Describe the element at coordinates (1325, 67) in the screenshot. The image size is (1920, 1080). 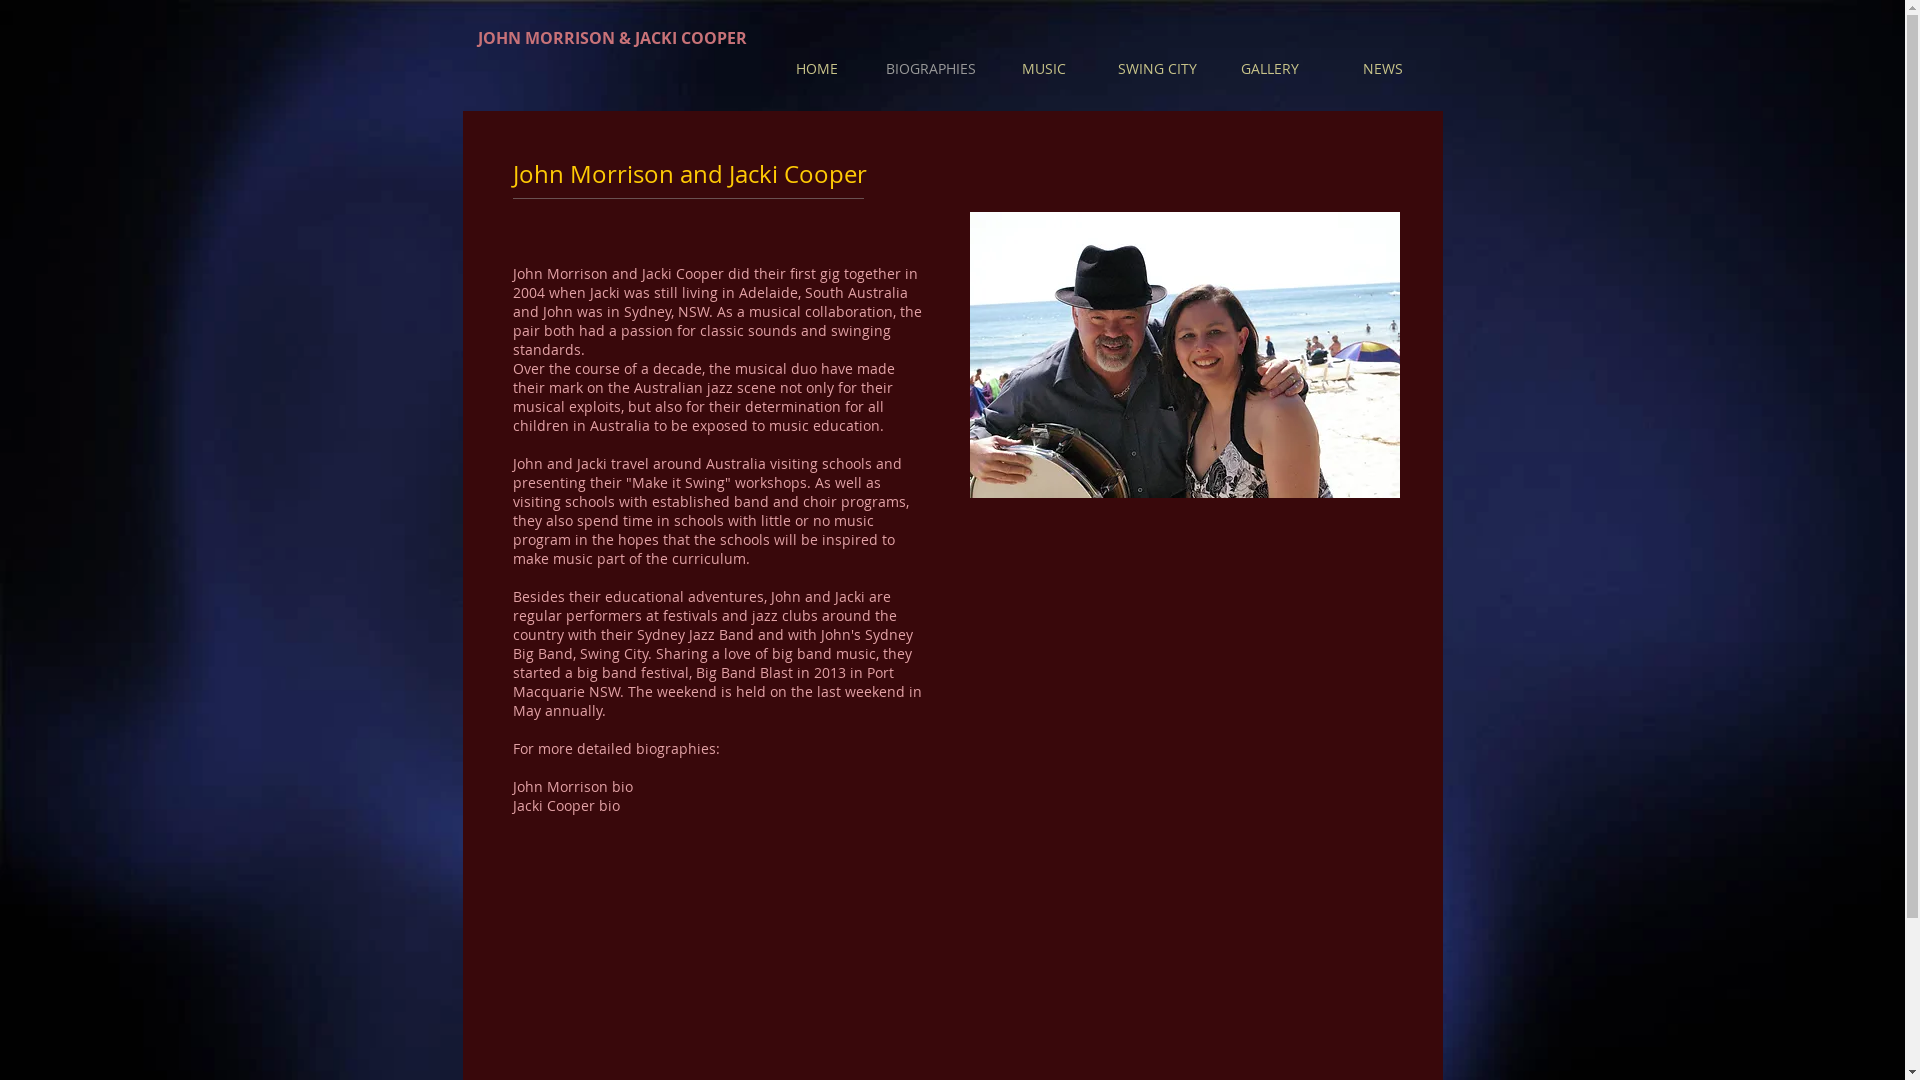
I see `'NEWS'` at that location.